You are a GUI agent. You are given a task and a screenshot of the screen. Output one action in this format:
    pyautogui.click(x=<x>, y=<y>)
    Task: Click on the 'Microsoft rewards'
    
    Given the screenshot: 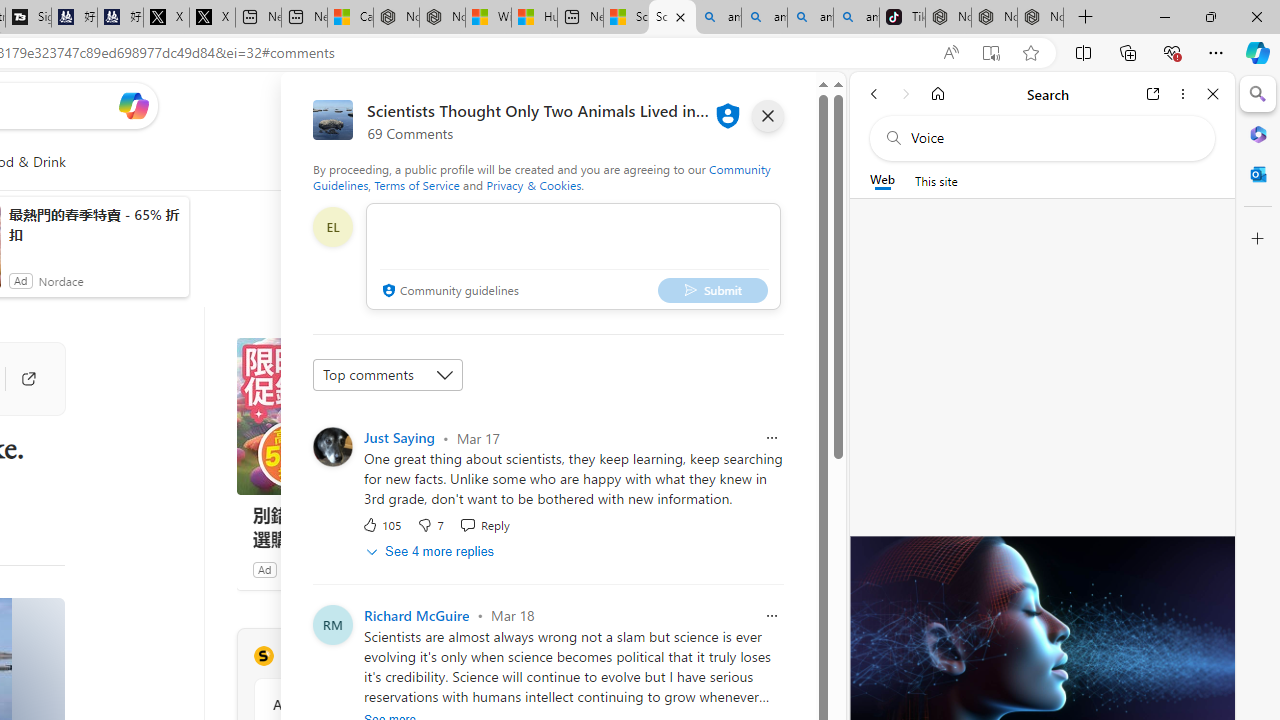 What is the action you would take?
    pyautogui.click(x=707, y=105)
    